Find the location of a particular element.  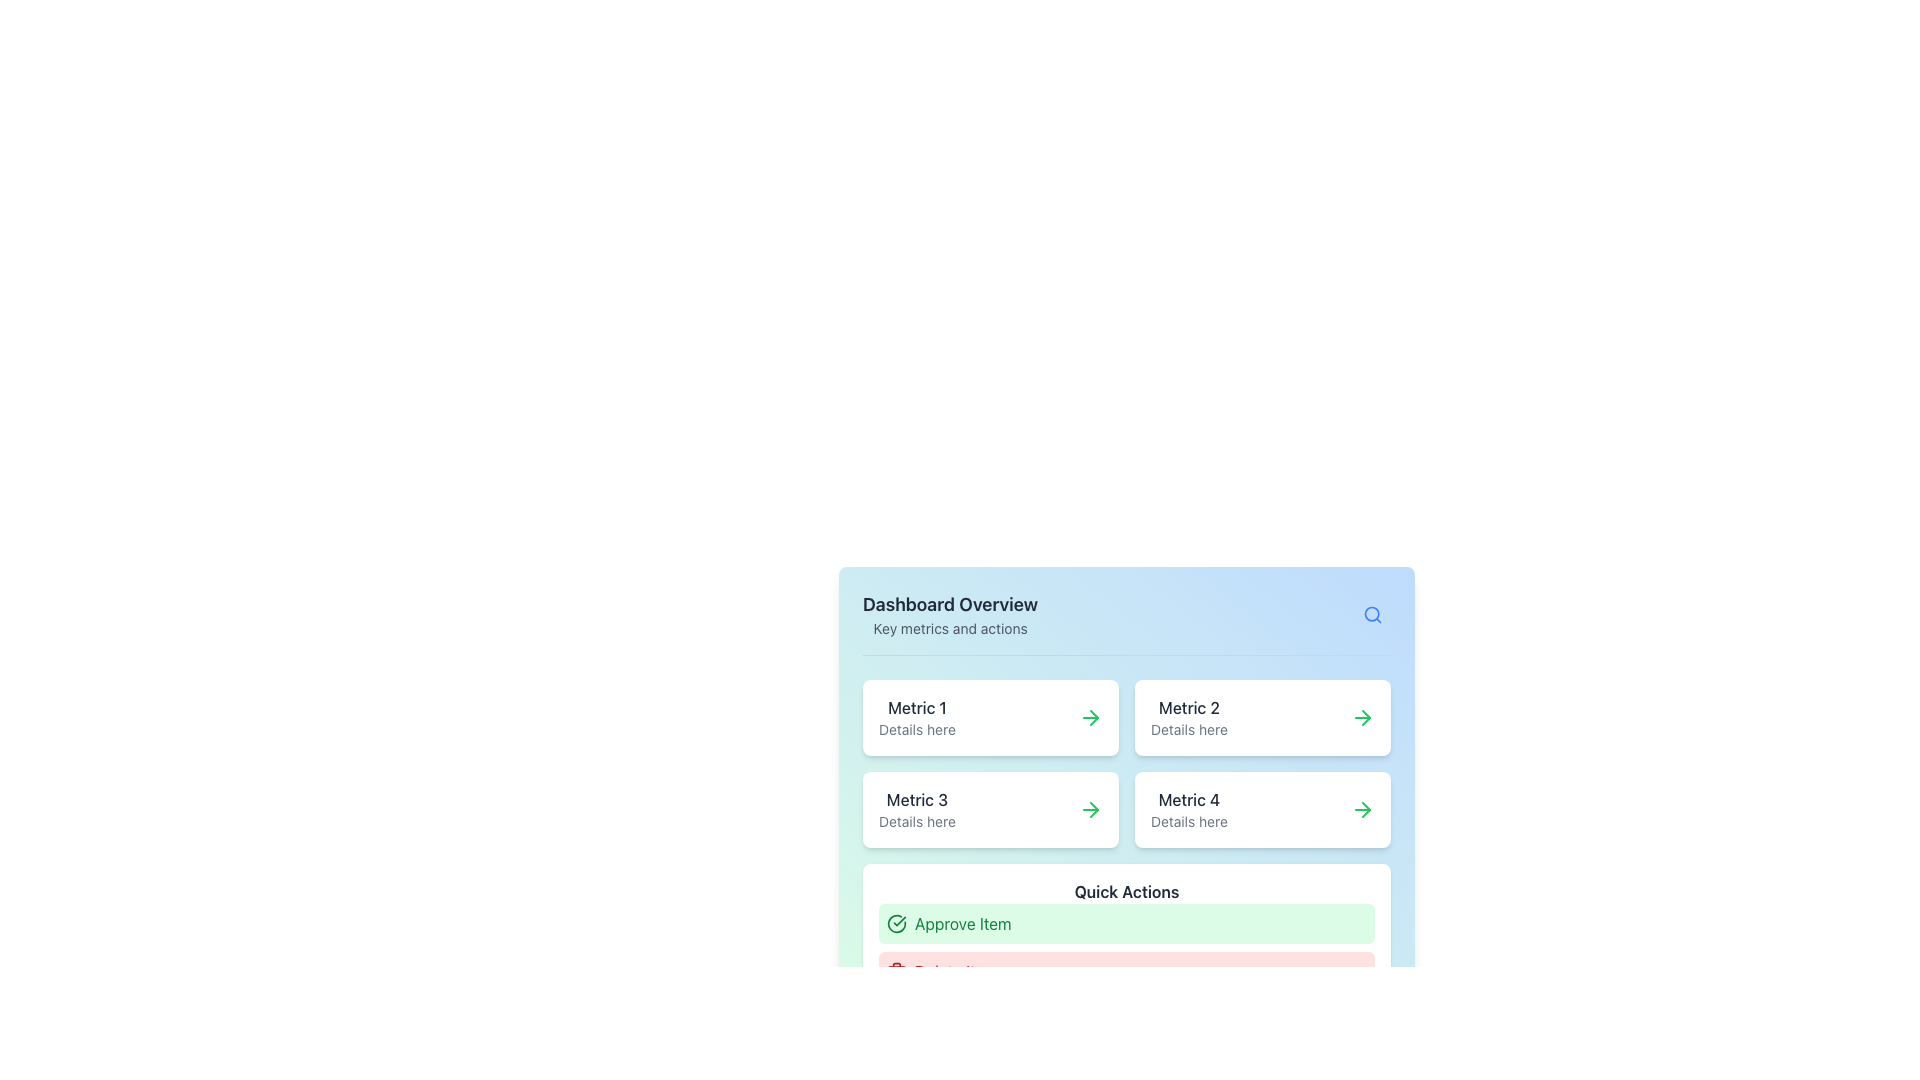

informational text displayed for 'Metric 1' located in the first card of the grid under the 'Dashboard Overview' header is located at coordinates (916, 716).